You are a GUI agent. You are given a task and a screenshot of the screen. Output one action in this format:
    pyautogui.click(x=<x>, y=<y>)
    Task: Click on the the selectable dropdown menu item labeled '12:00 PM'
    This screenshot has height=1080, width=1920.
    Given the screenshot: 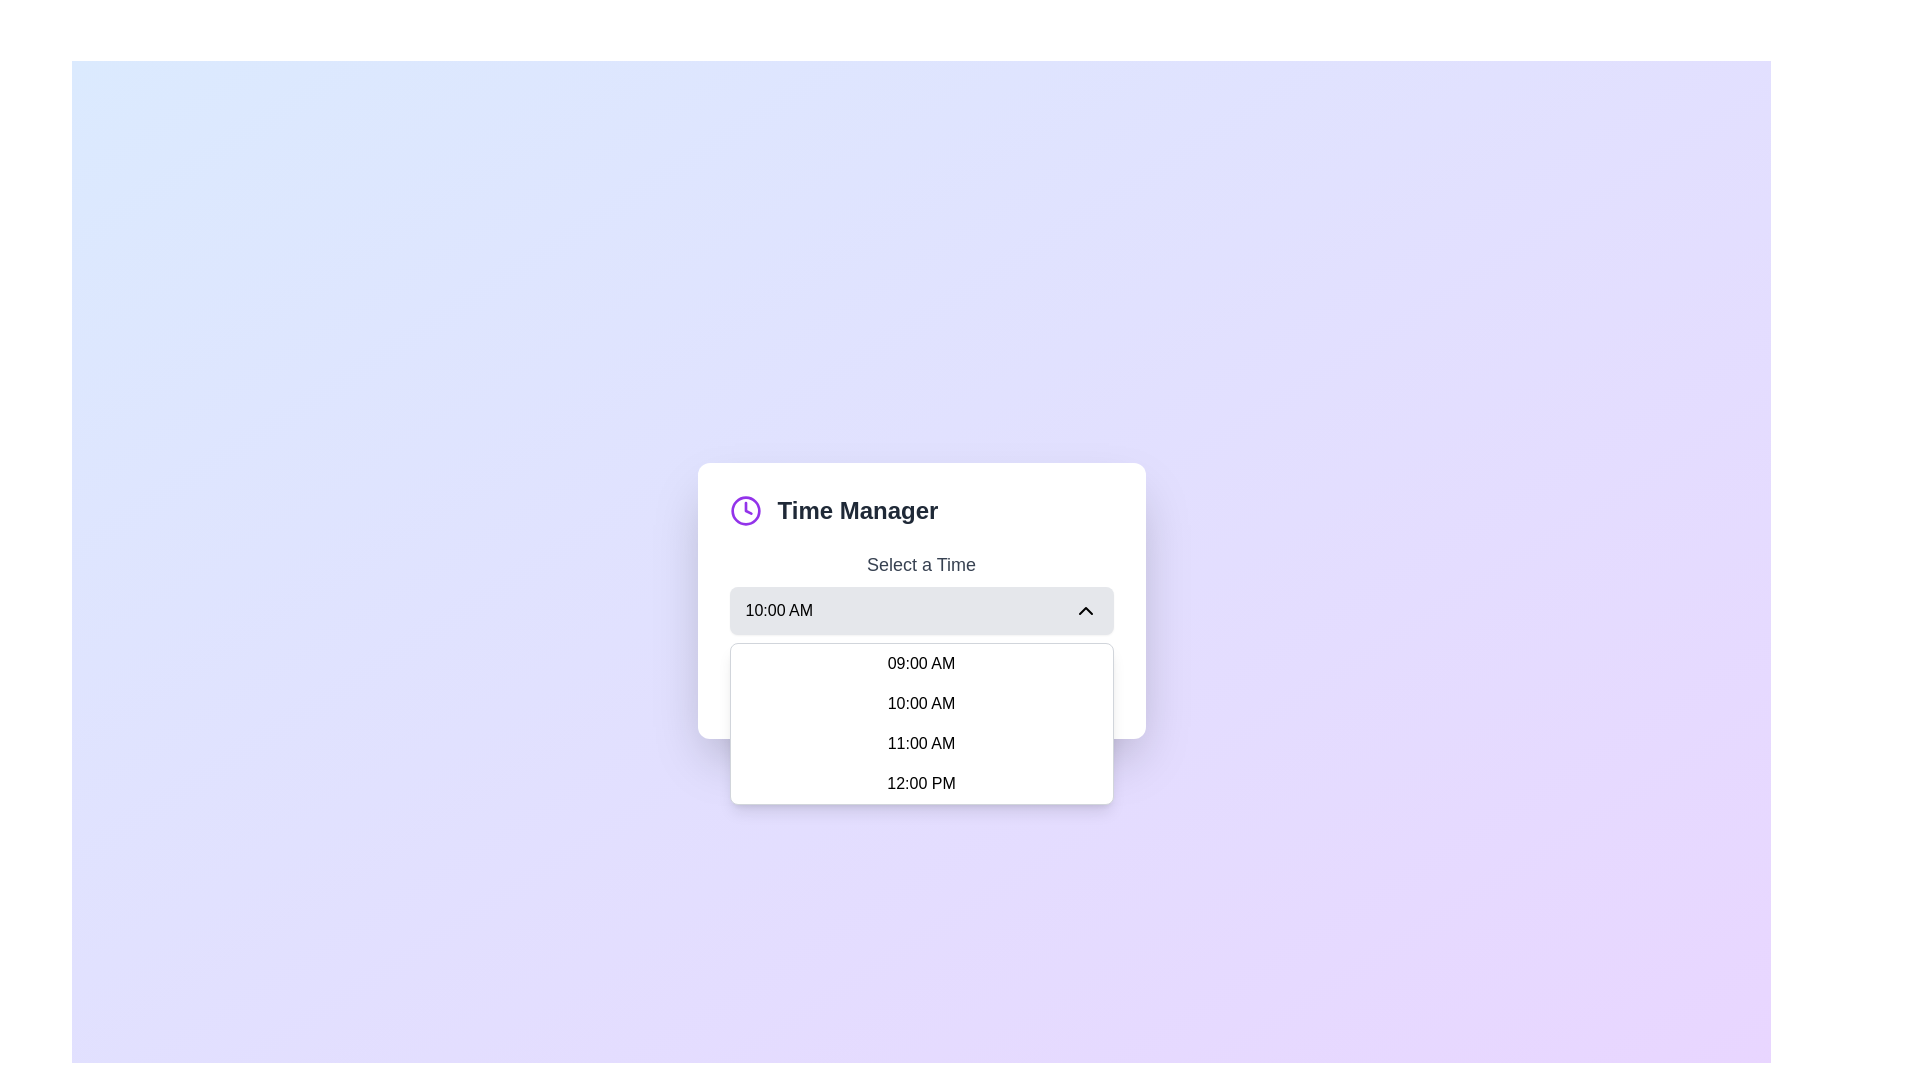 What is the action you would take?
    pyautogui.click(x=920, y=782)
    